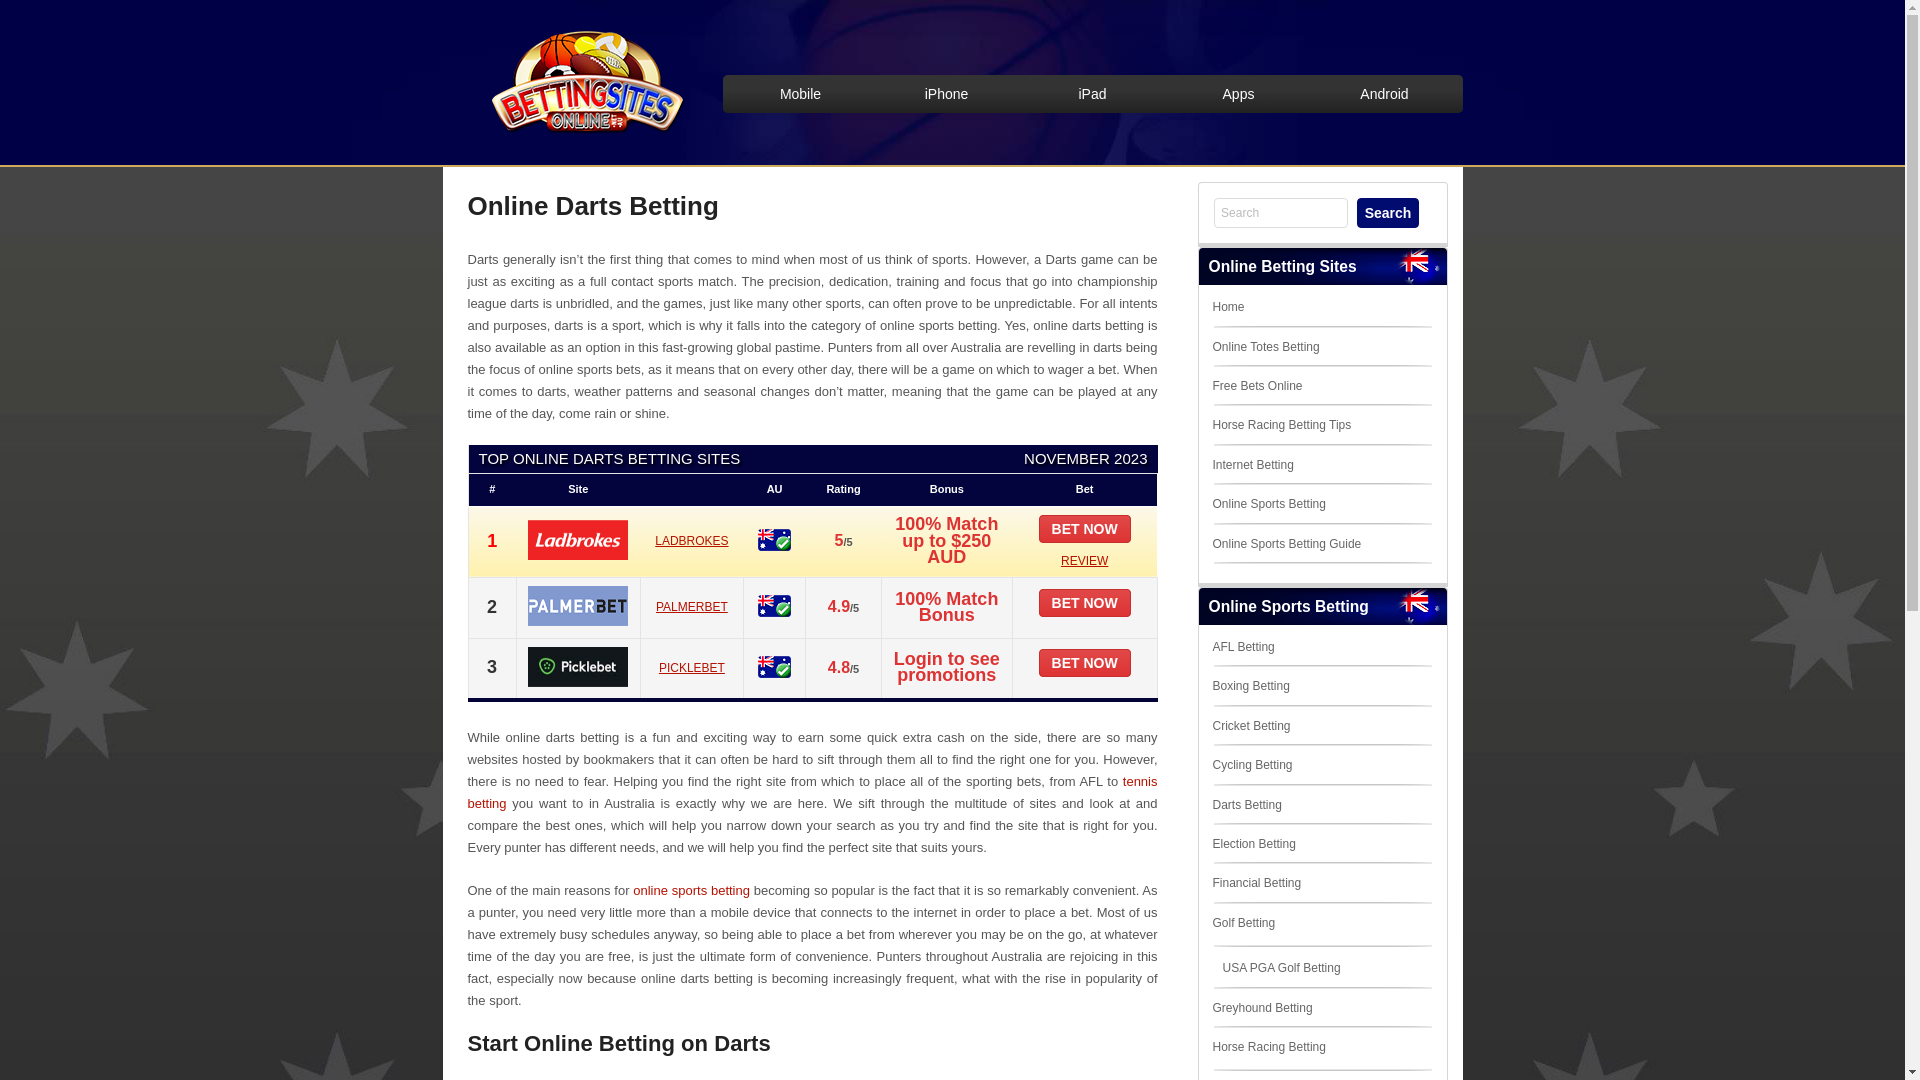 The height and width of the screenshot is (1080, 1920). Describe the element at coordinates (1386, 212) in the screenshot. I see `'Search'` at that location.